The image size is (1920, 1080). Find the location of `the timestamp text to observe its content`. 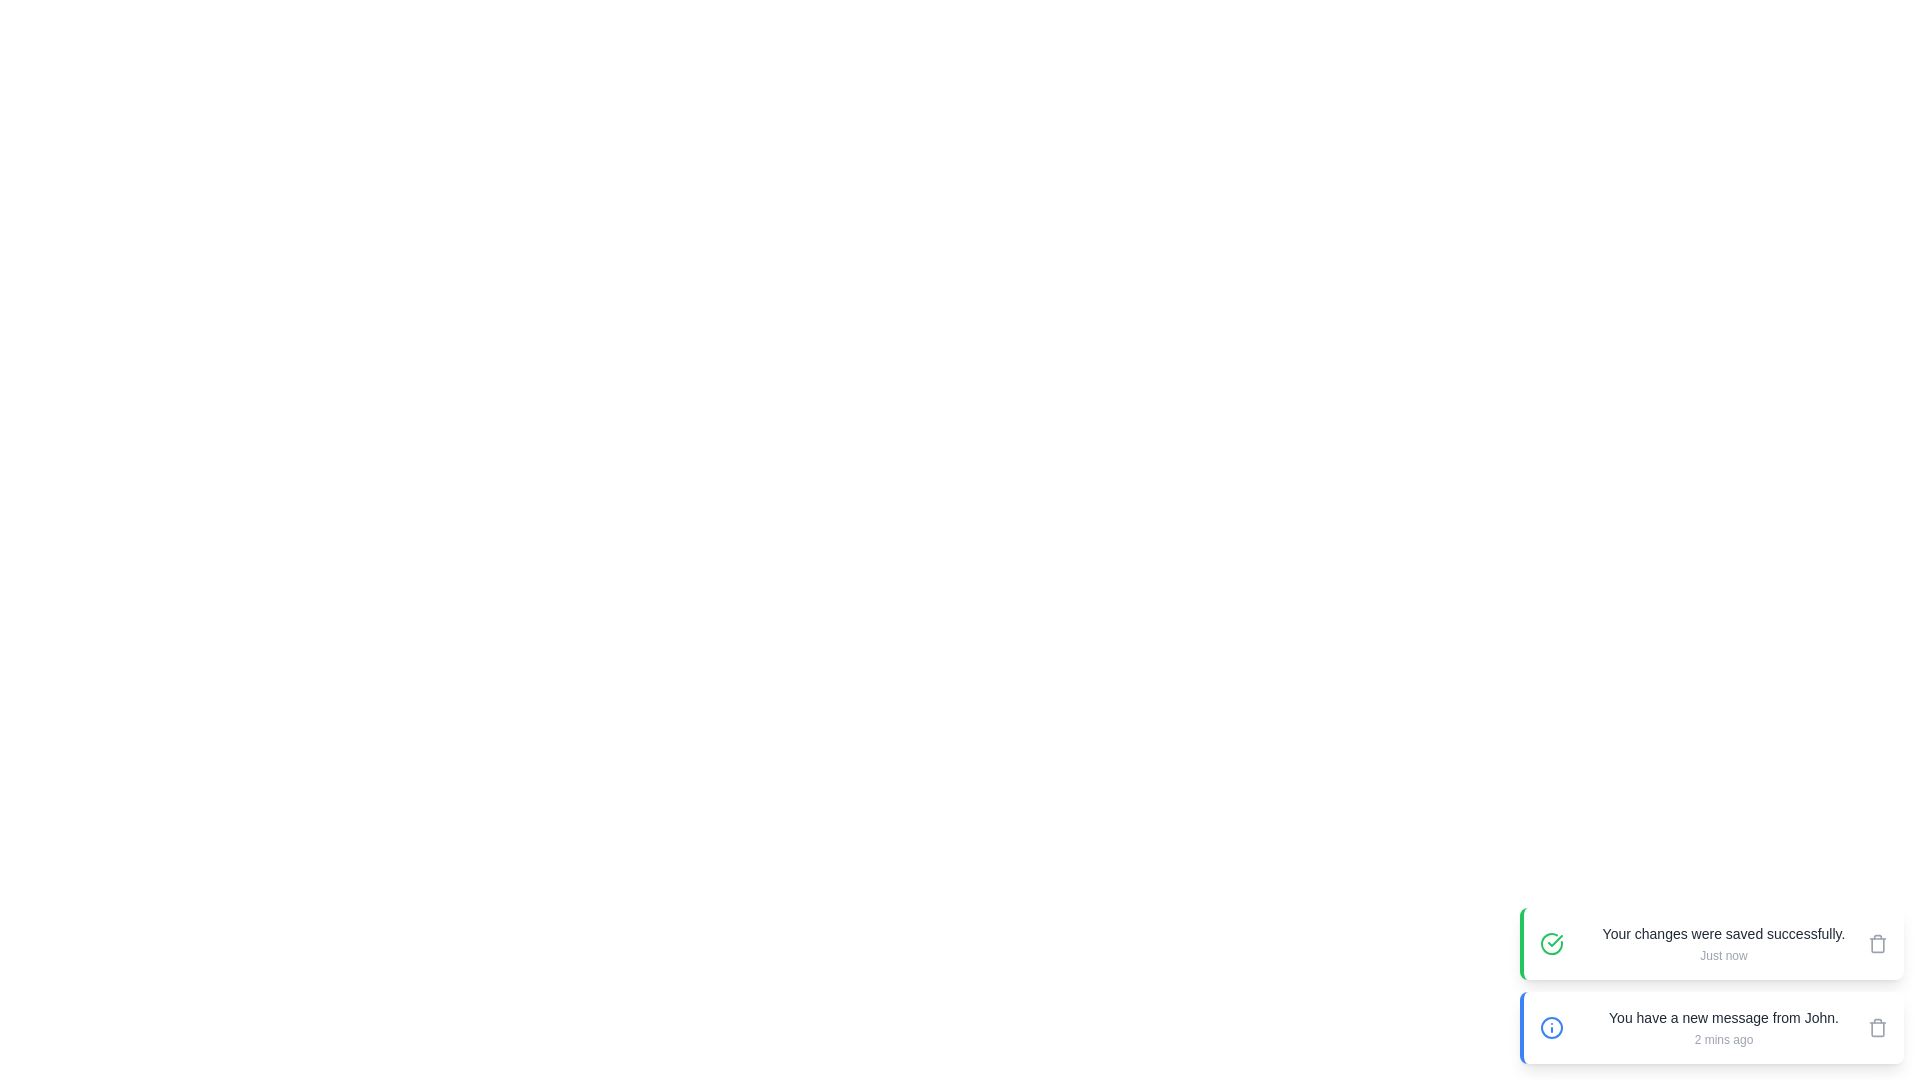

the timestamp text to observe its content is located at coordinates (1722, 955).